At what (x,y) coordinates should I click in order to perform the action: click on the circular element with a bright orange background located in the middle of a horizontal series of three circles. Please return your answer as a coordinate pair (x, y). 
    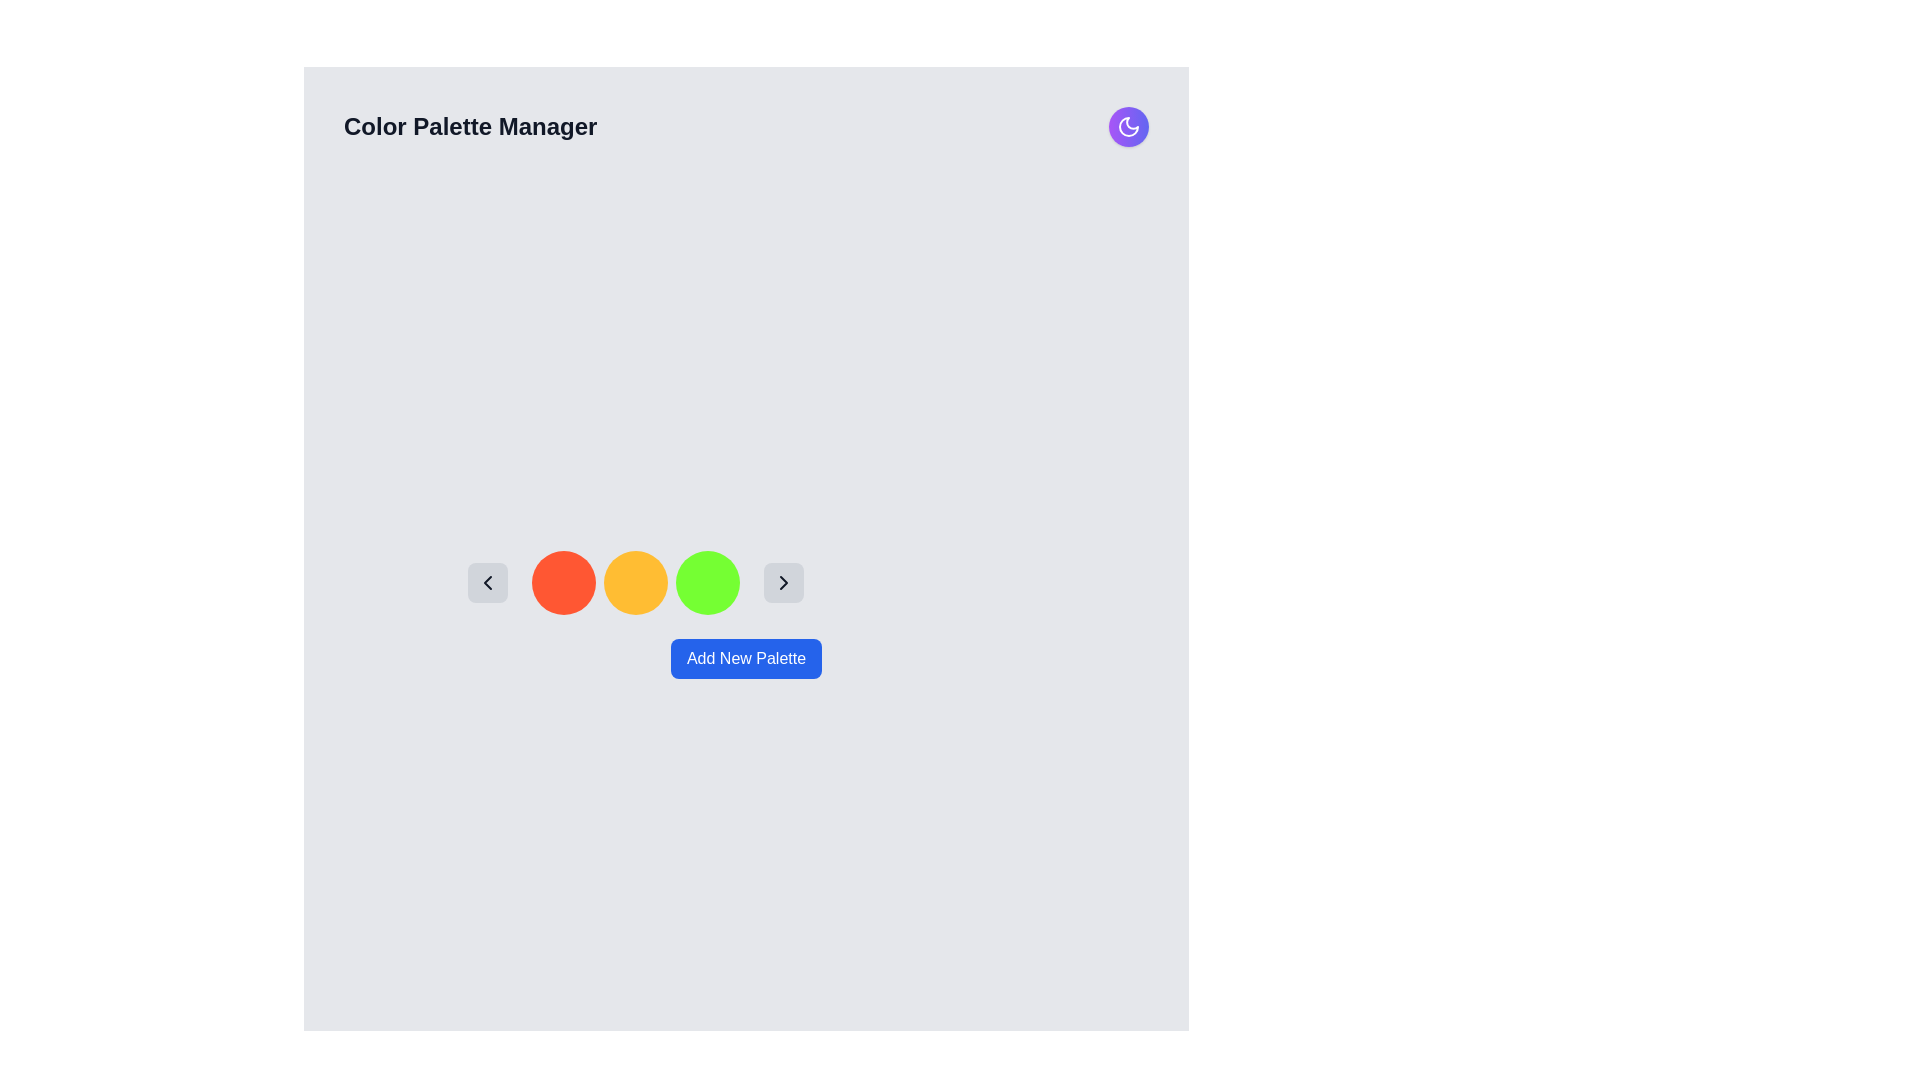
    Looking at the image, I should click on (634, 582).